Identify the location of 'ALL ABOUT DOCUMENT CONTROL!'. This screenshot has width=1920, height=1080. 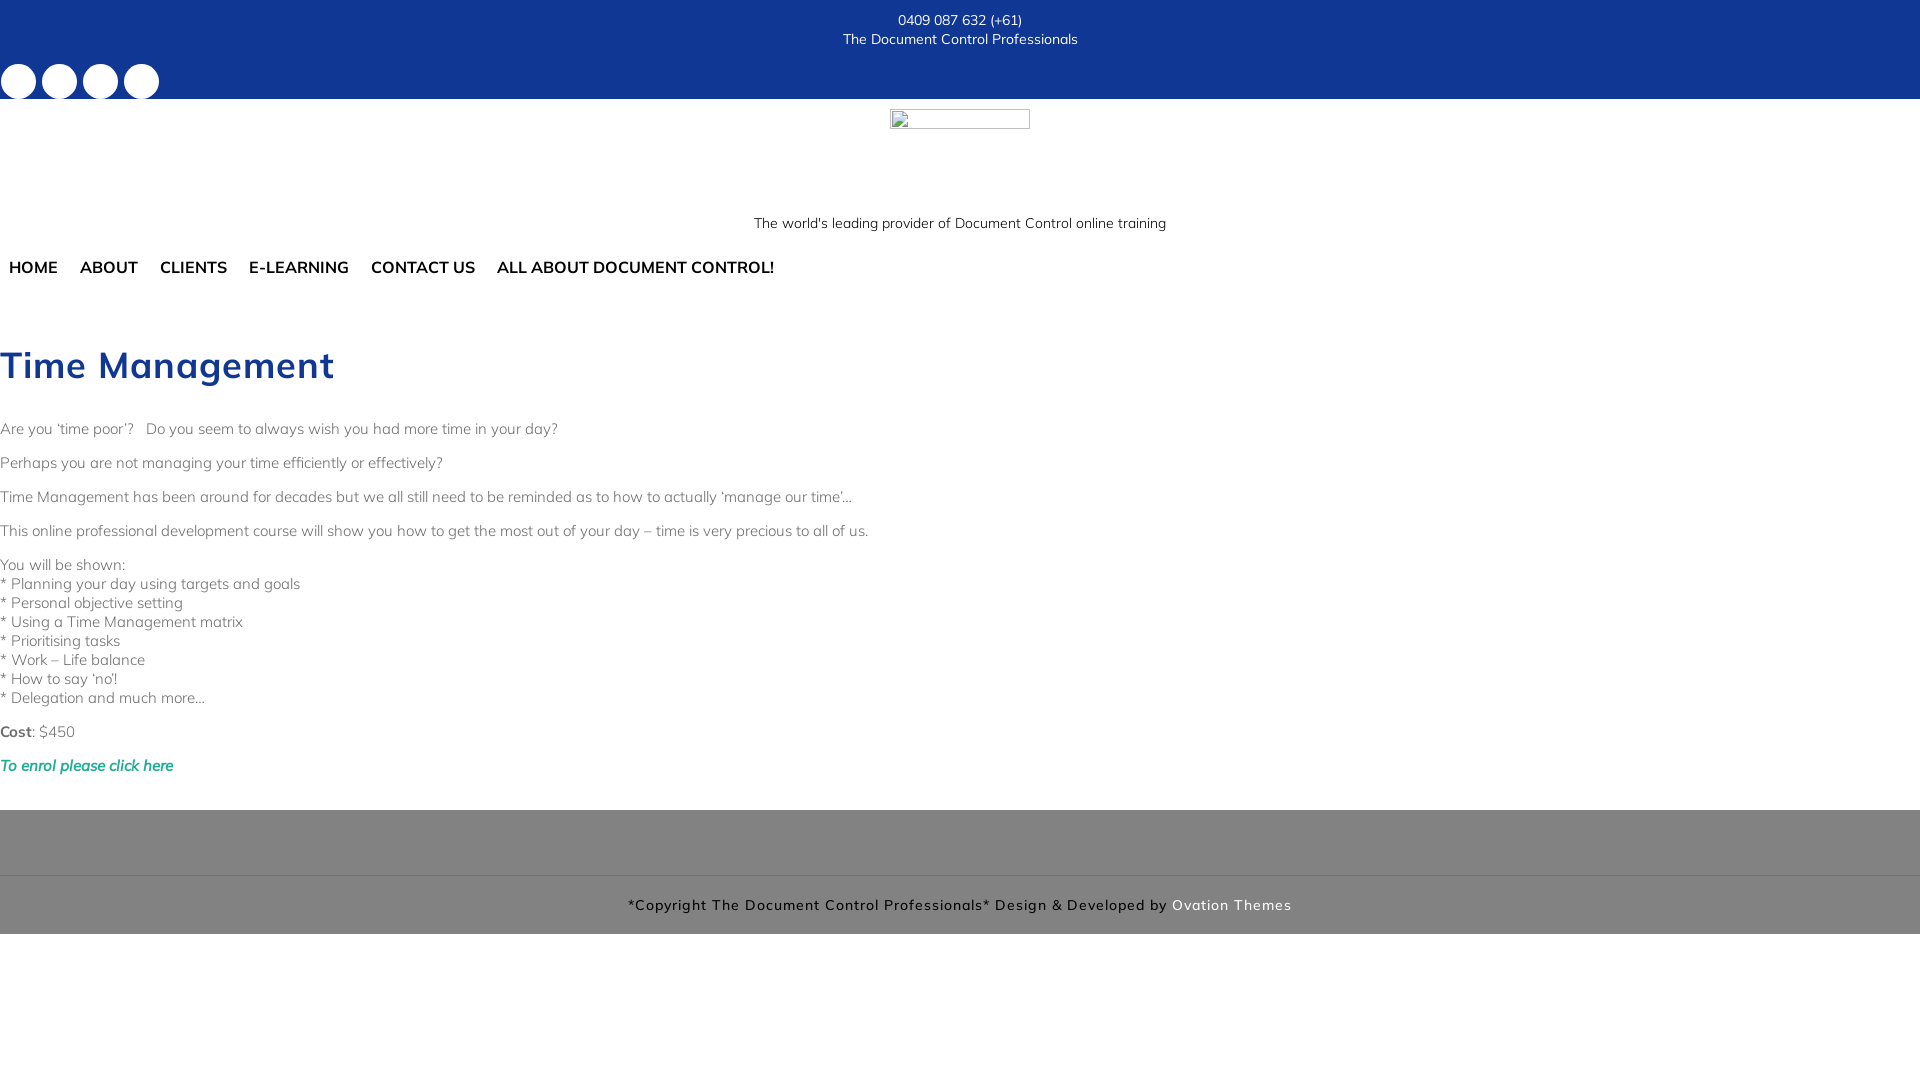
(634, 265).